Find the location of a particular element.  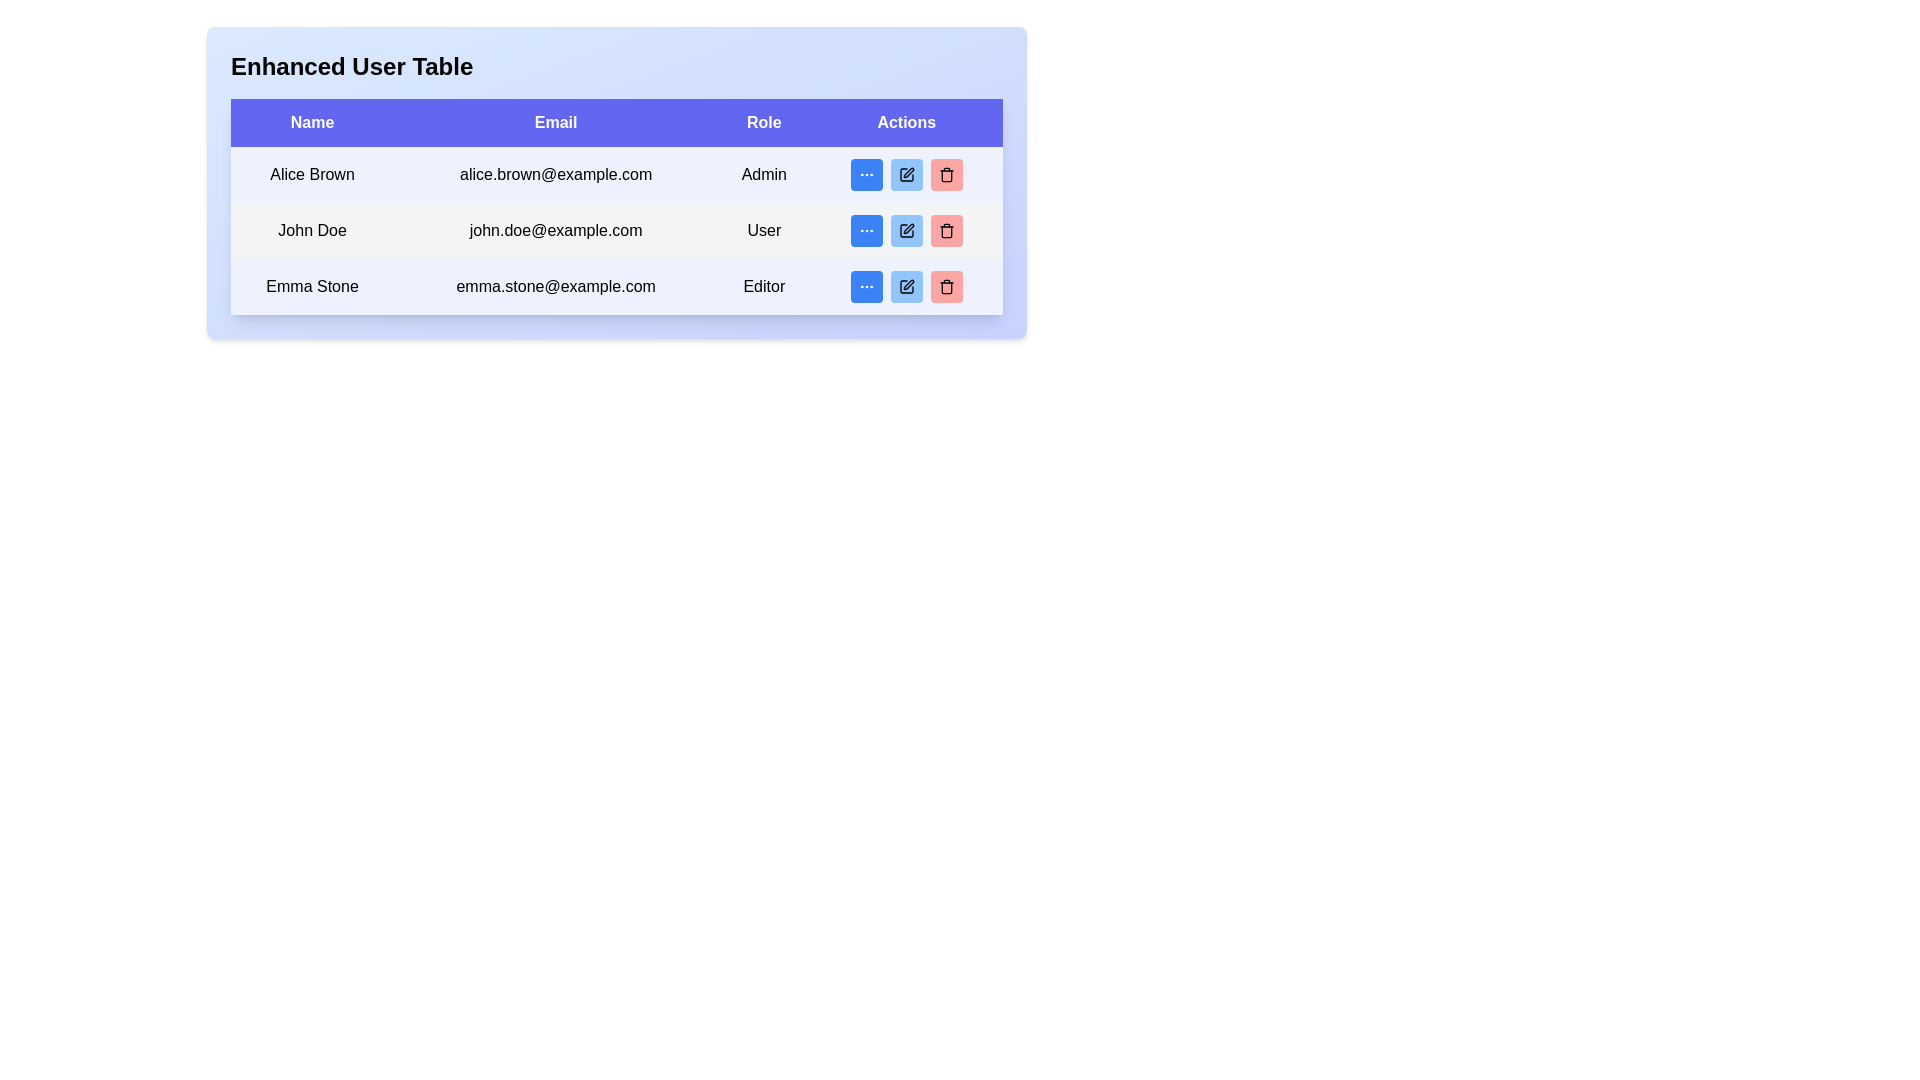

the editing action button icon in the 'Actions' column corresponding to the user 'Emma Stone', which is the last row of the table is located at coordinates (905, 286).